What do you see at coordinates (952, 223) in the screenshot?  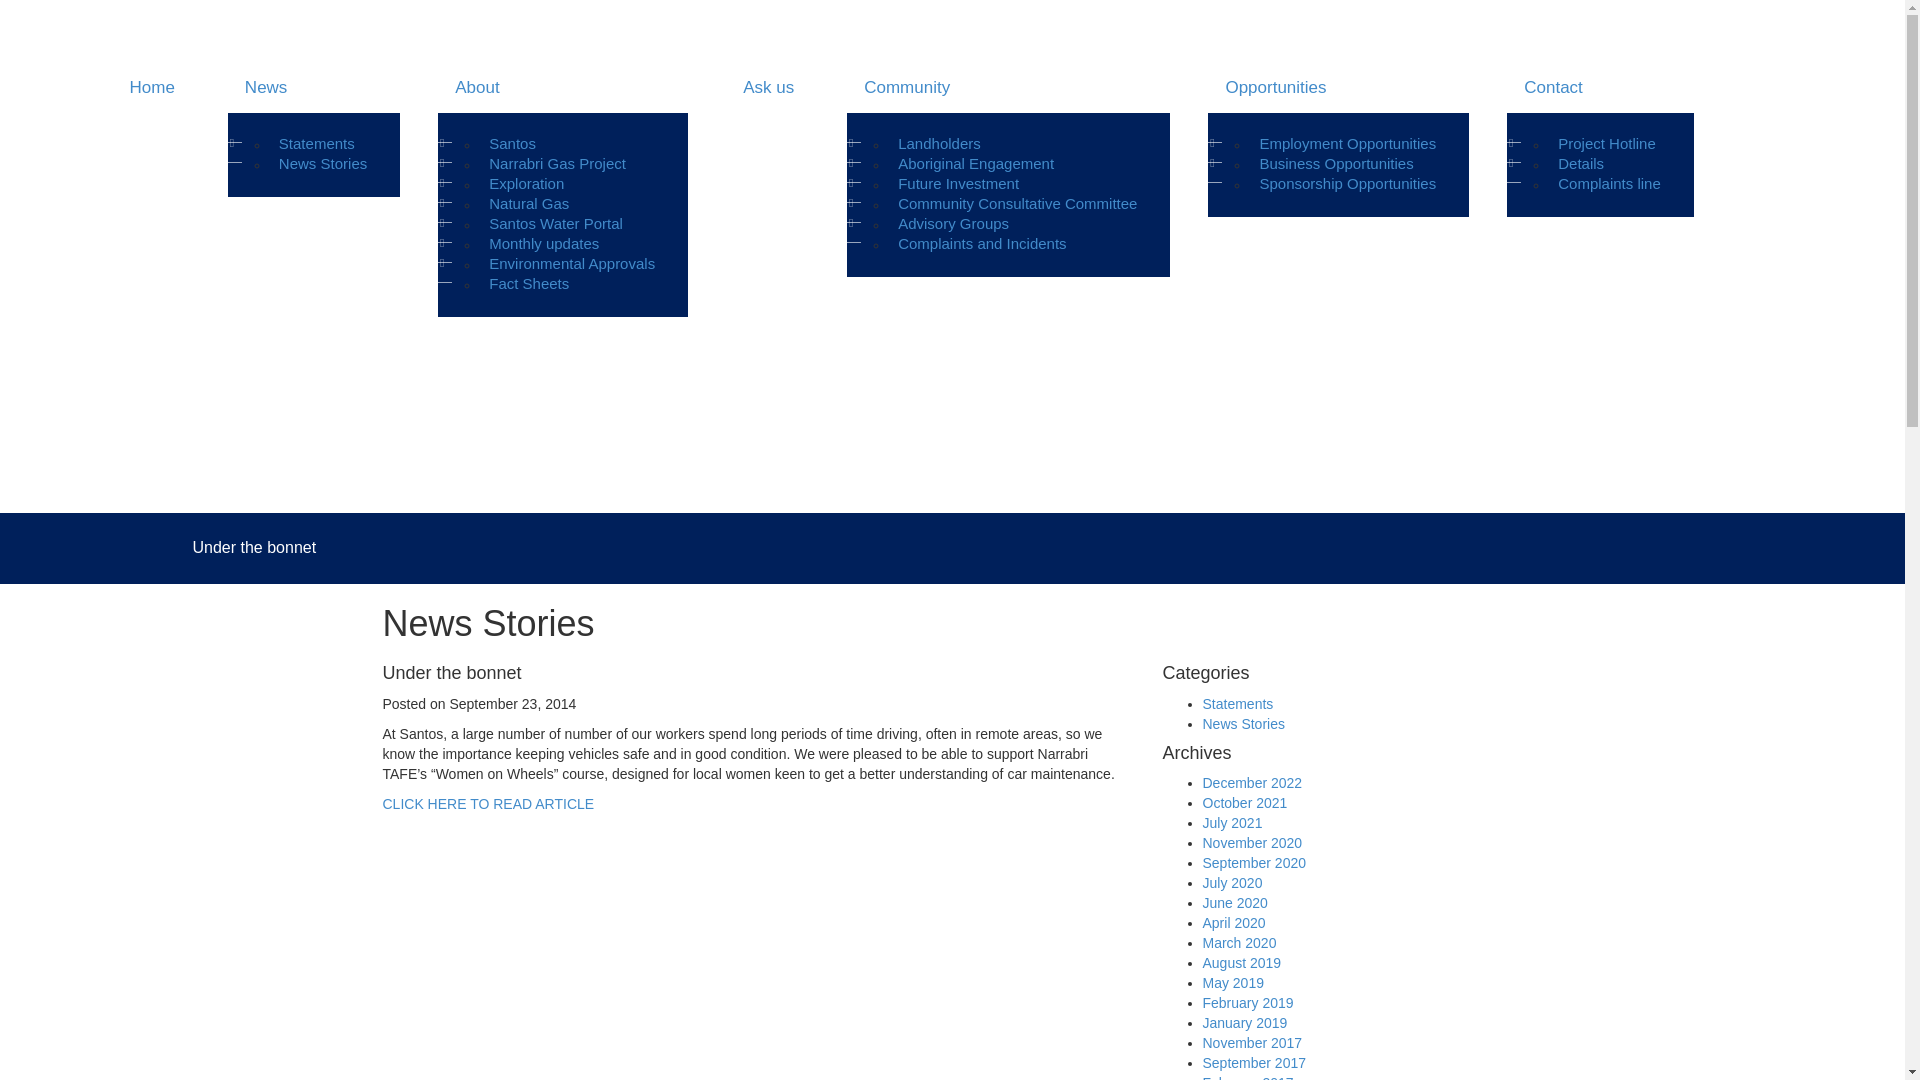 I see `'Advisory Groups'` at bounding box center [952, 223].